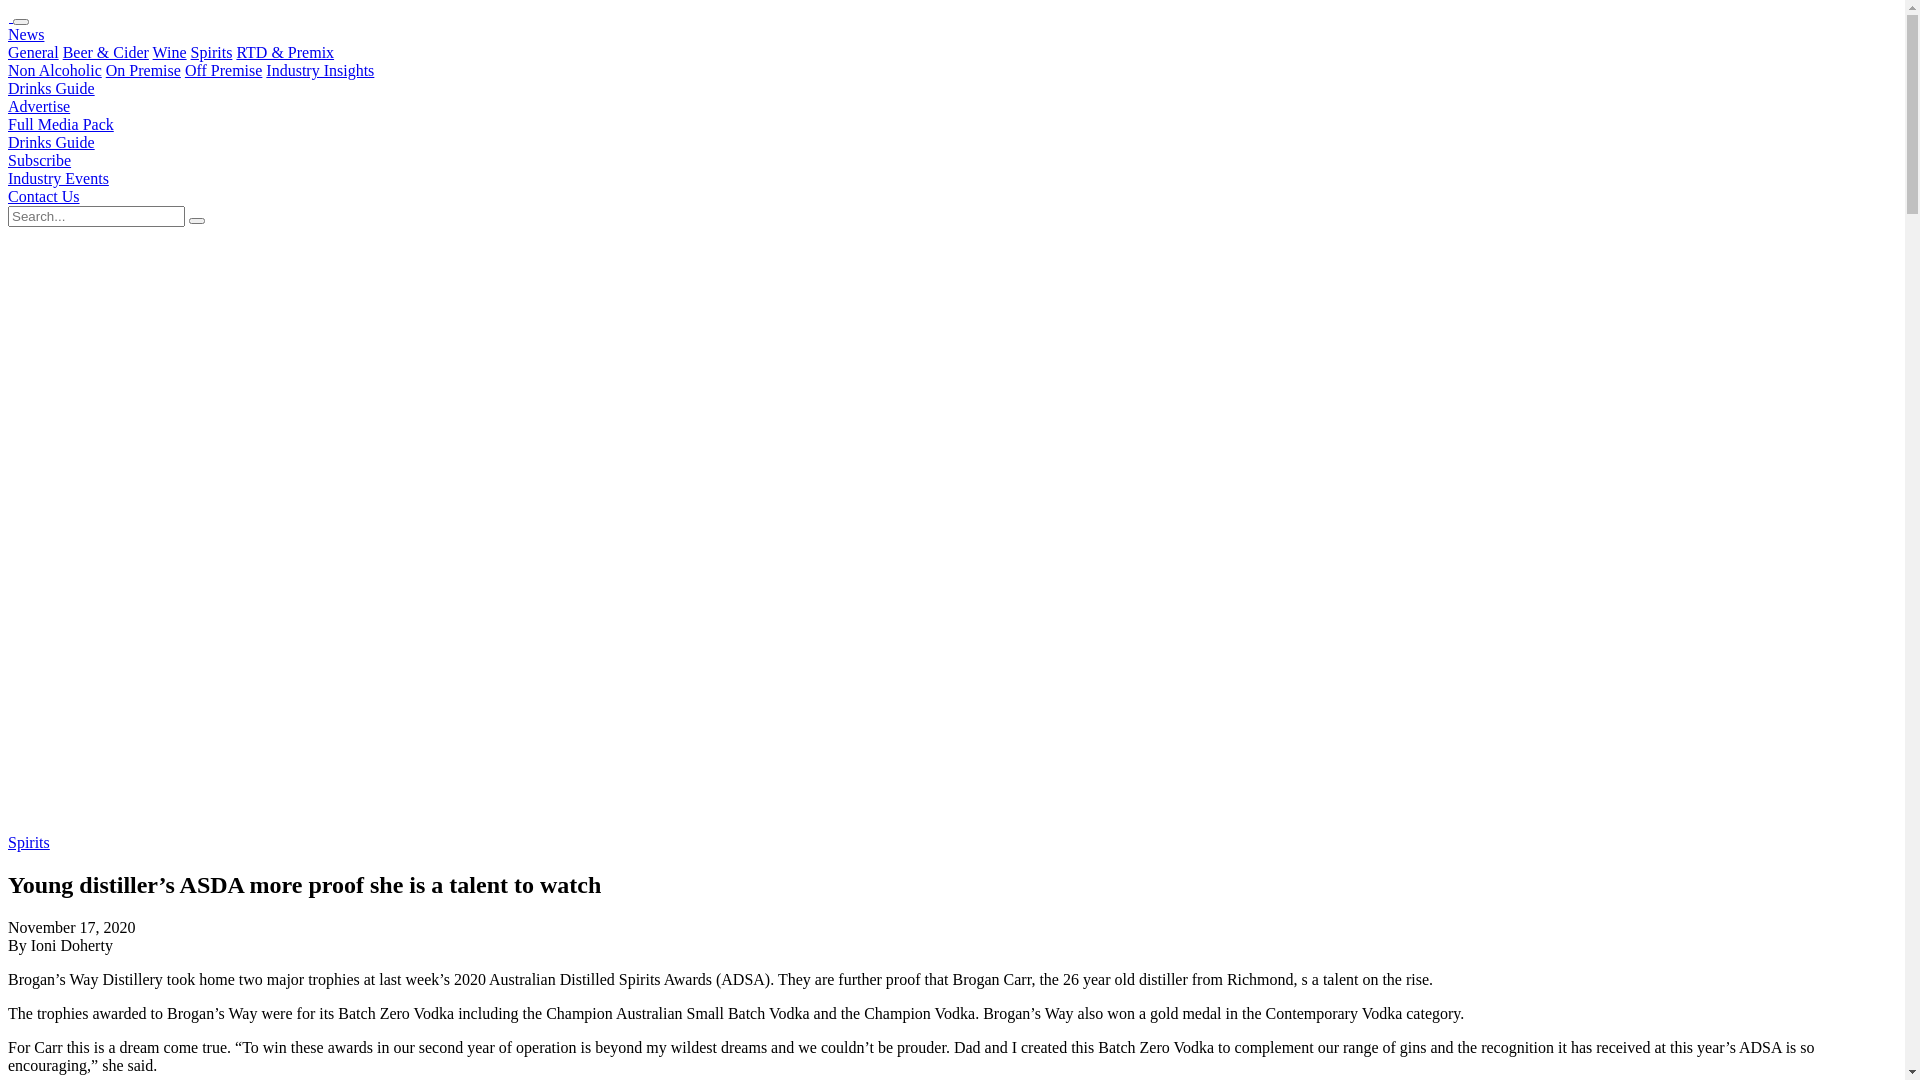 Image resolution: width=1920 pixels, height=1080 pixels. Describe the element at coordinates (58, 177) in the screenshot. I see `'Industry Events'` at that location.